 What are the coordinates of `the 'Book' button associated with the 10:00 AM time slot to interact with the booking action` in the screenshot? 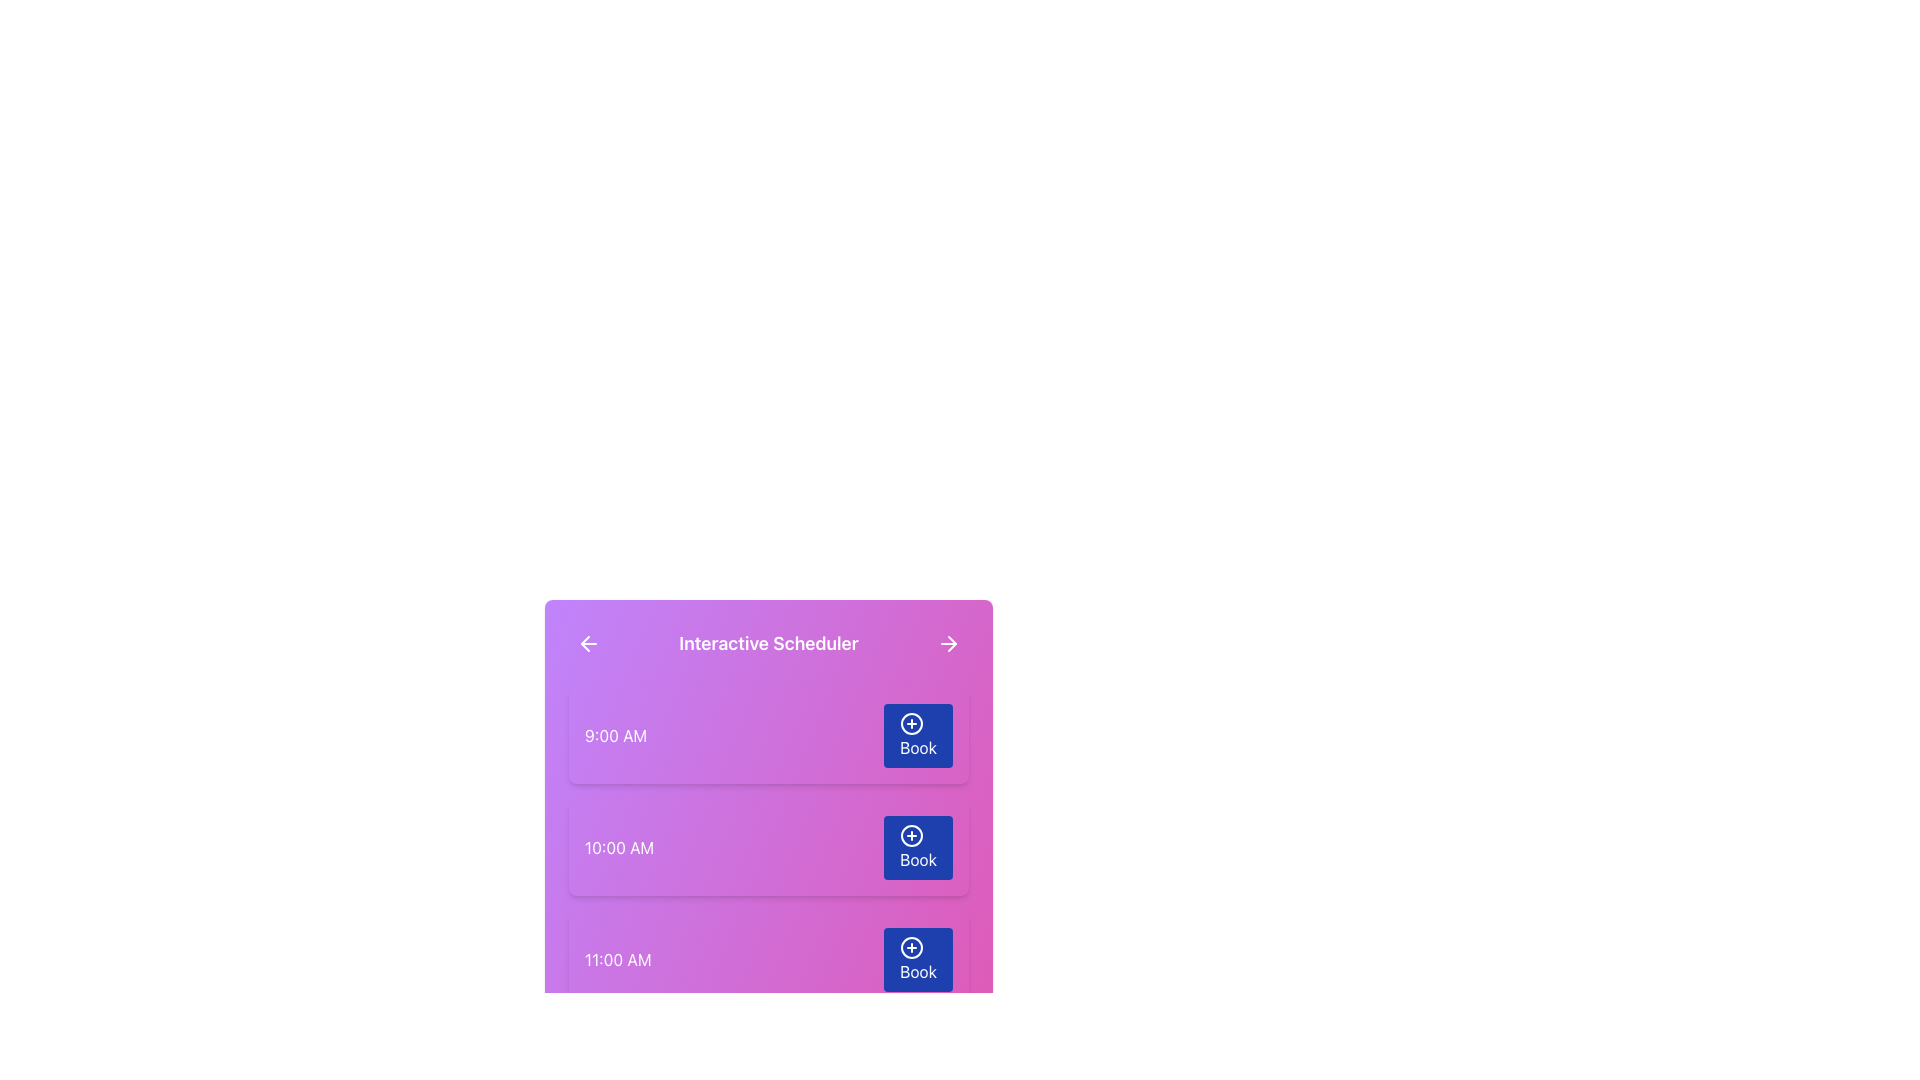 It's located at (911, 836).